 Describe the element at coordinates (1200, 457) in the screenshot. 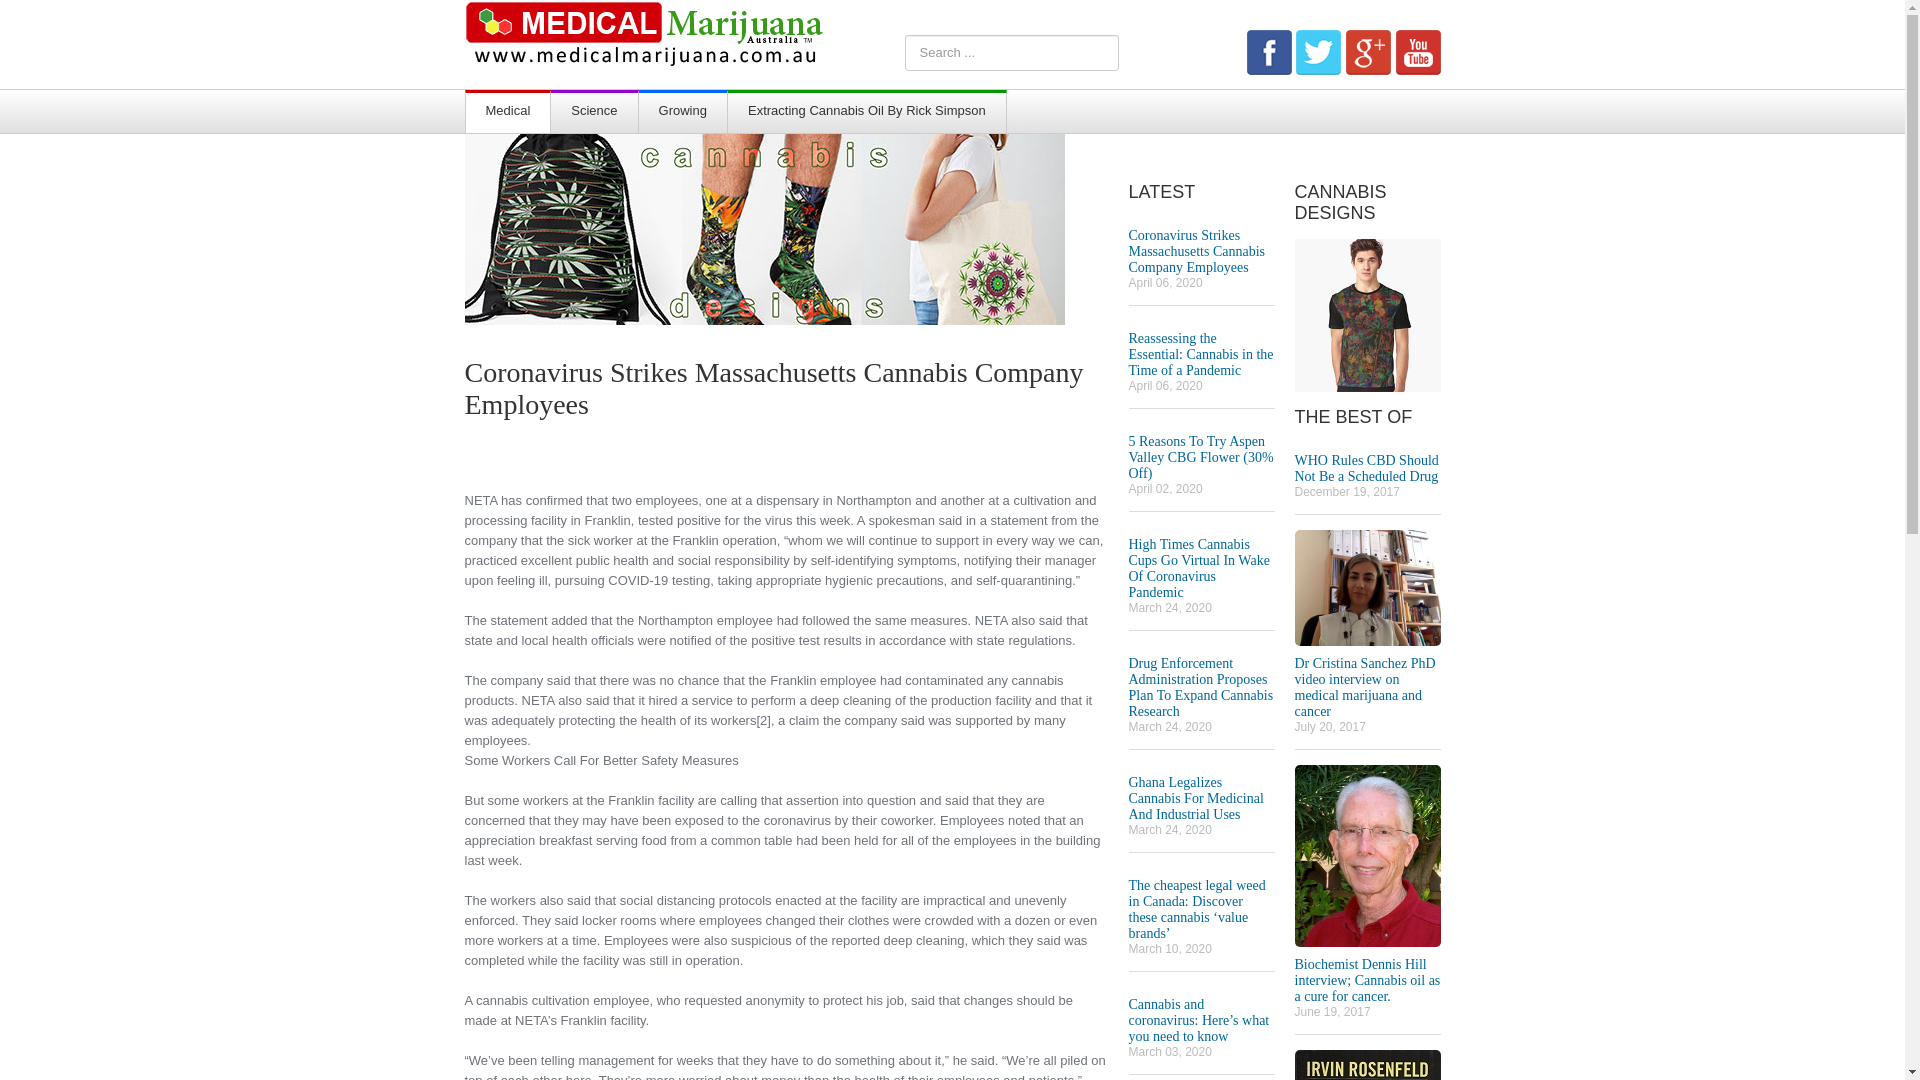

I see `'5 Reasons To Try Aspen Valley CBG Flower (30% Off)'` at that location.